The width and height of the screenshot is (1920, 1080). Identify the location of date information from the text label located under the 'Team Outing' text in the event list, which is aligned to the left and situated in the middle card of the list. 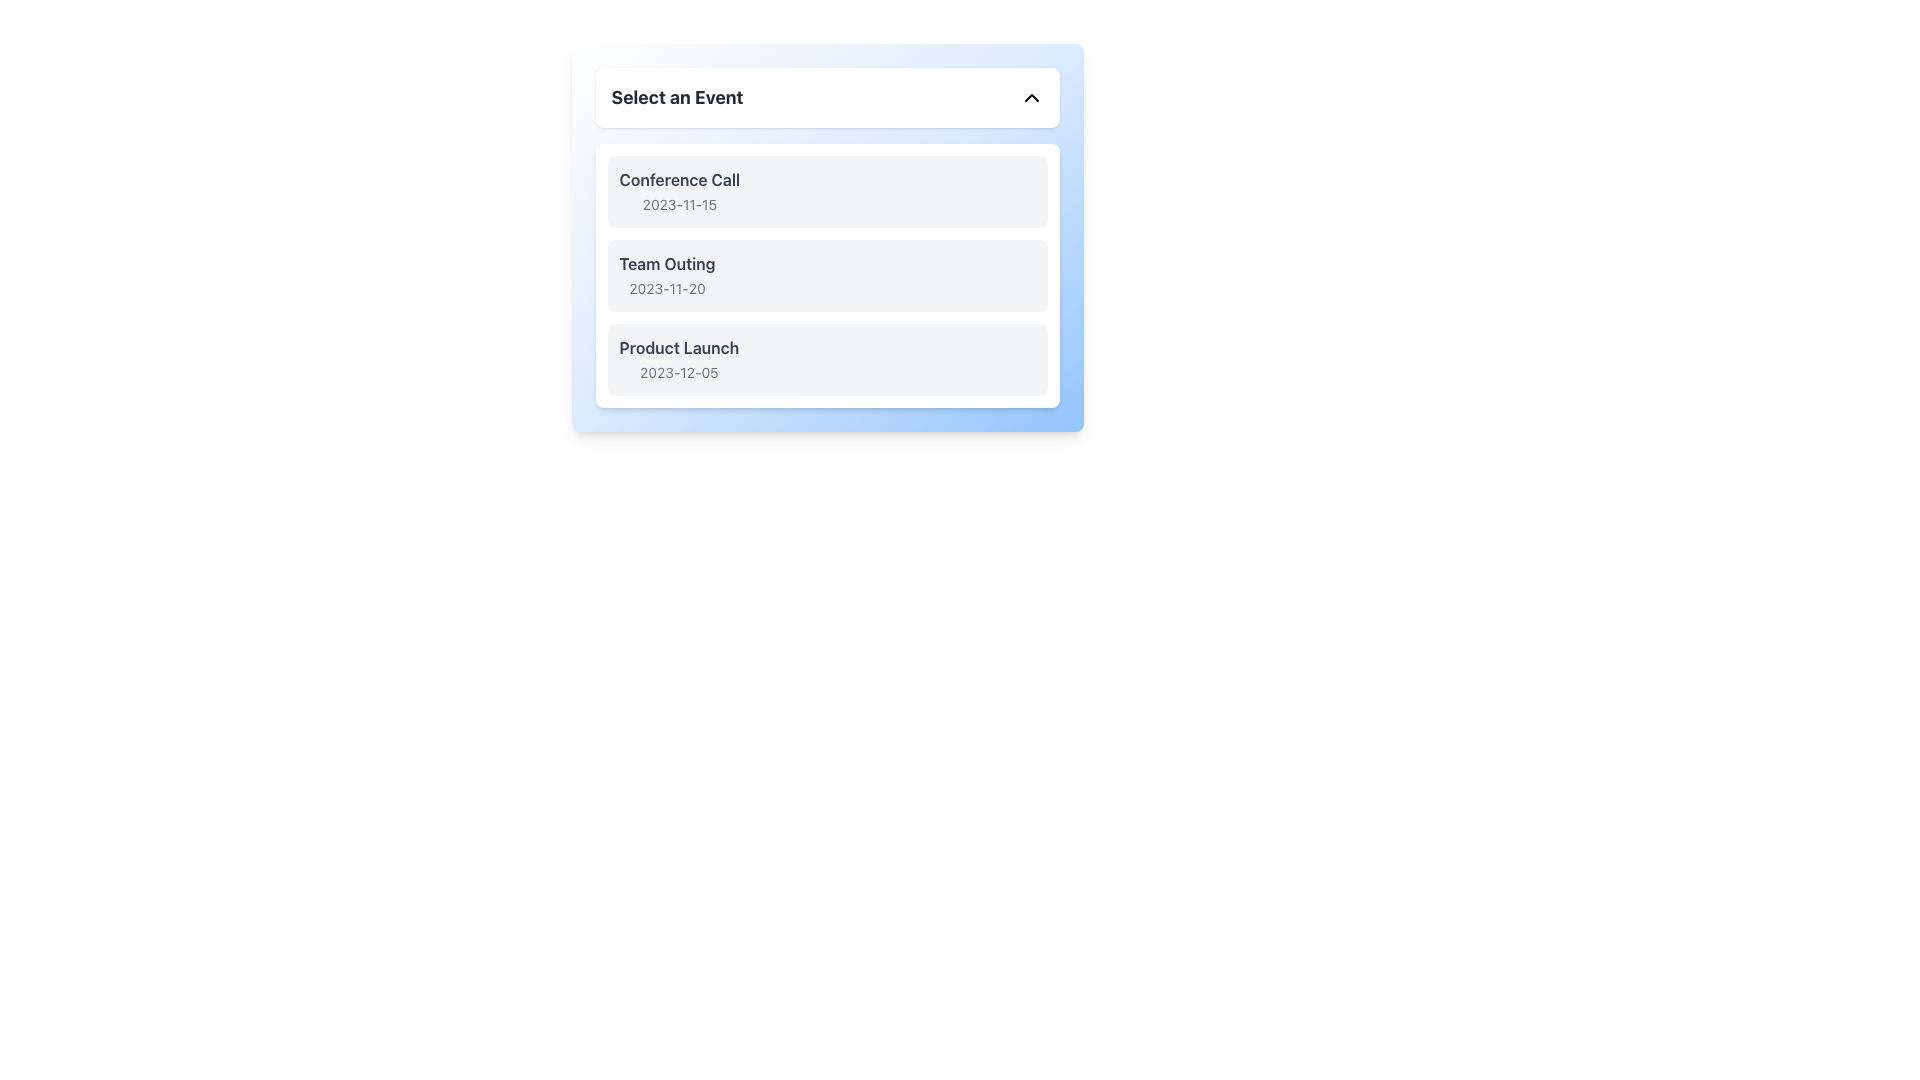
(667, 288).